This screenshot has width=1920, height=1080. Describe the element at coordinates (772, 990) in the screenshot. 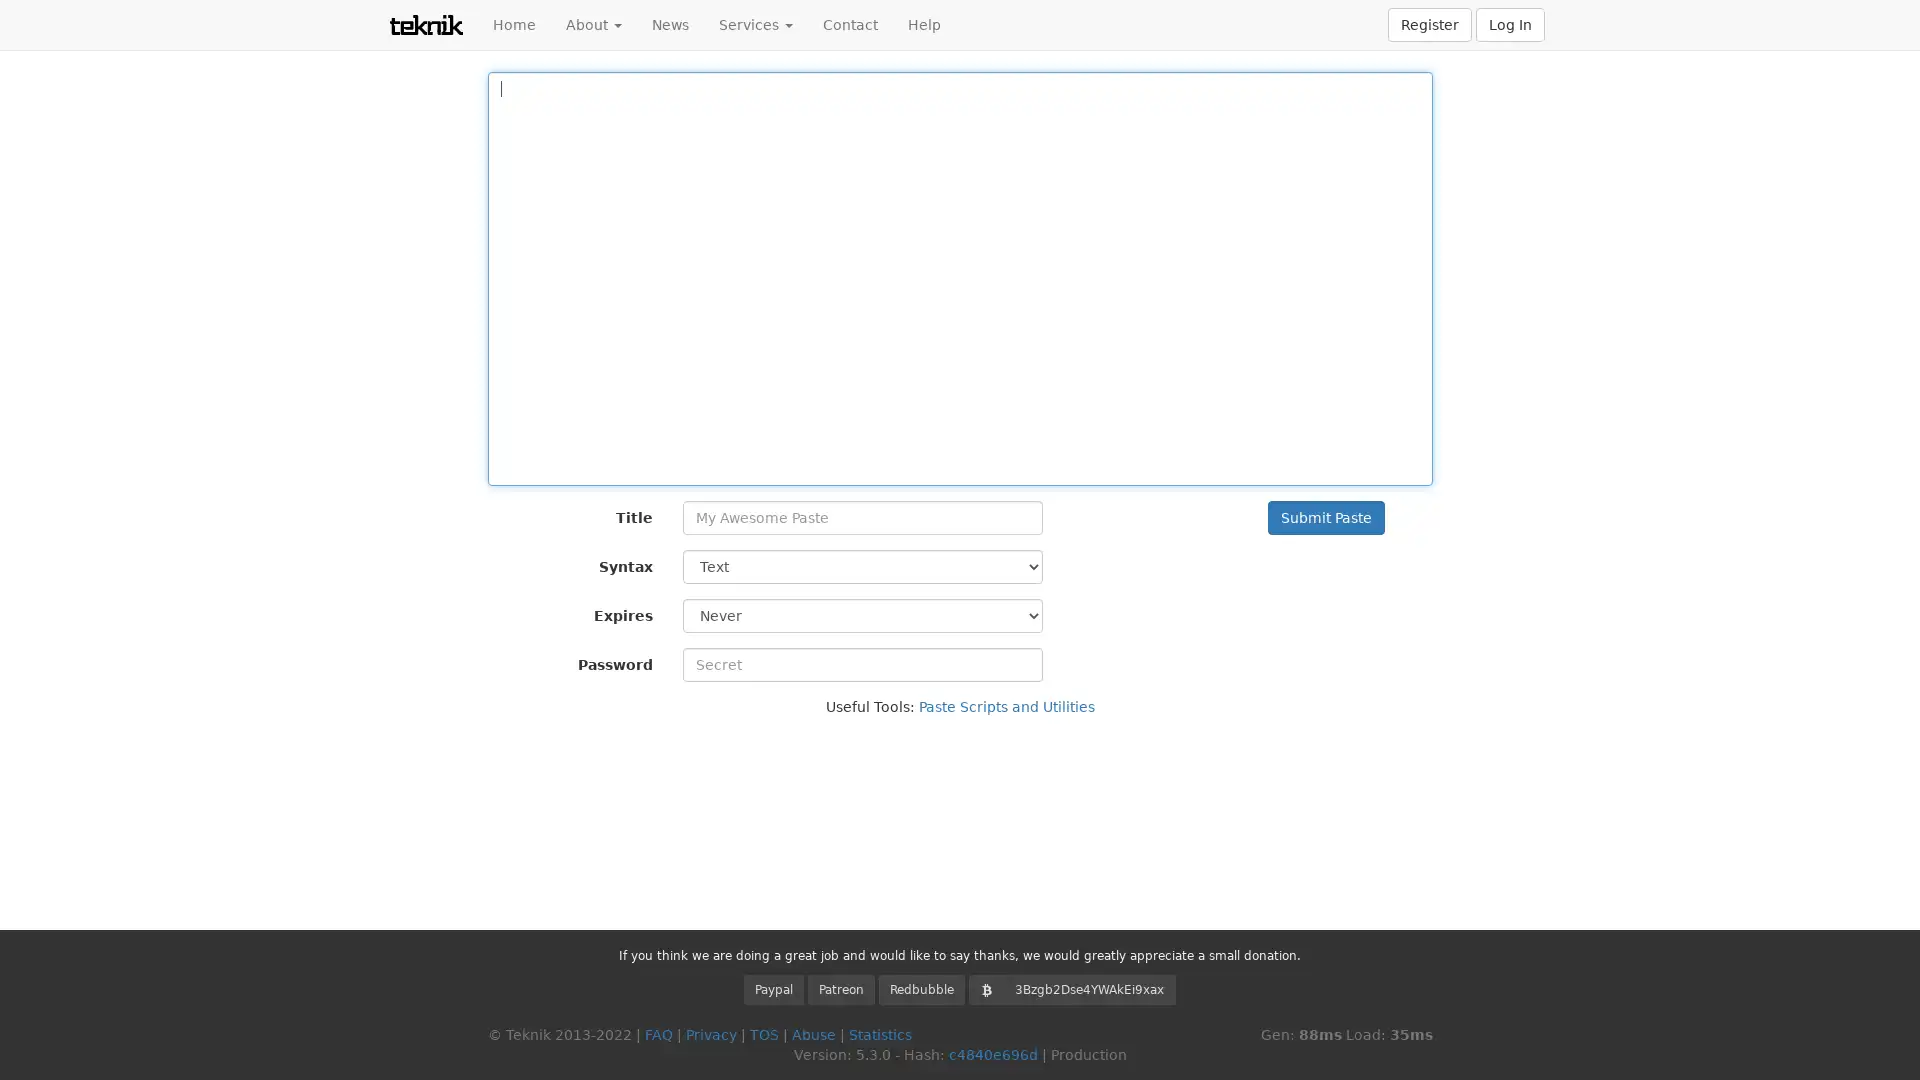

I see `Paypal` at that location.